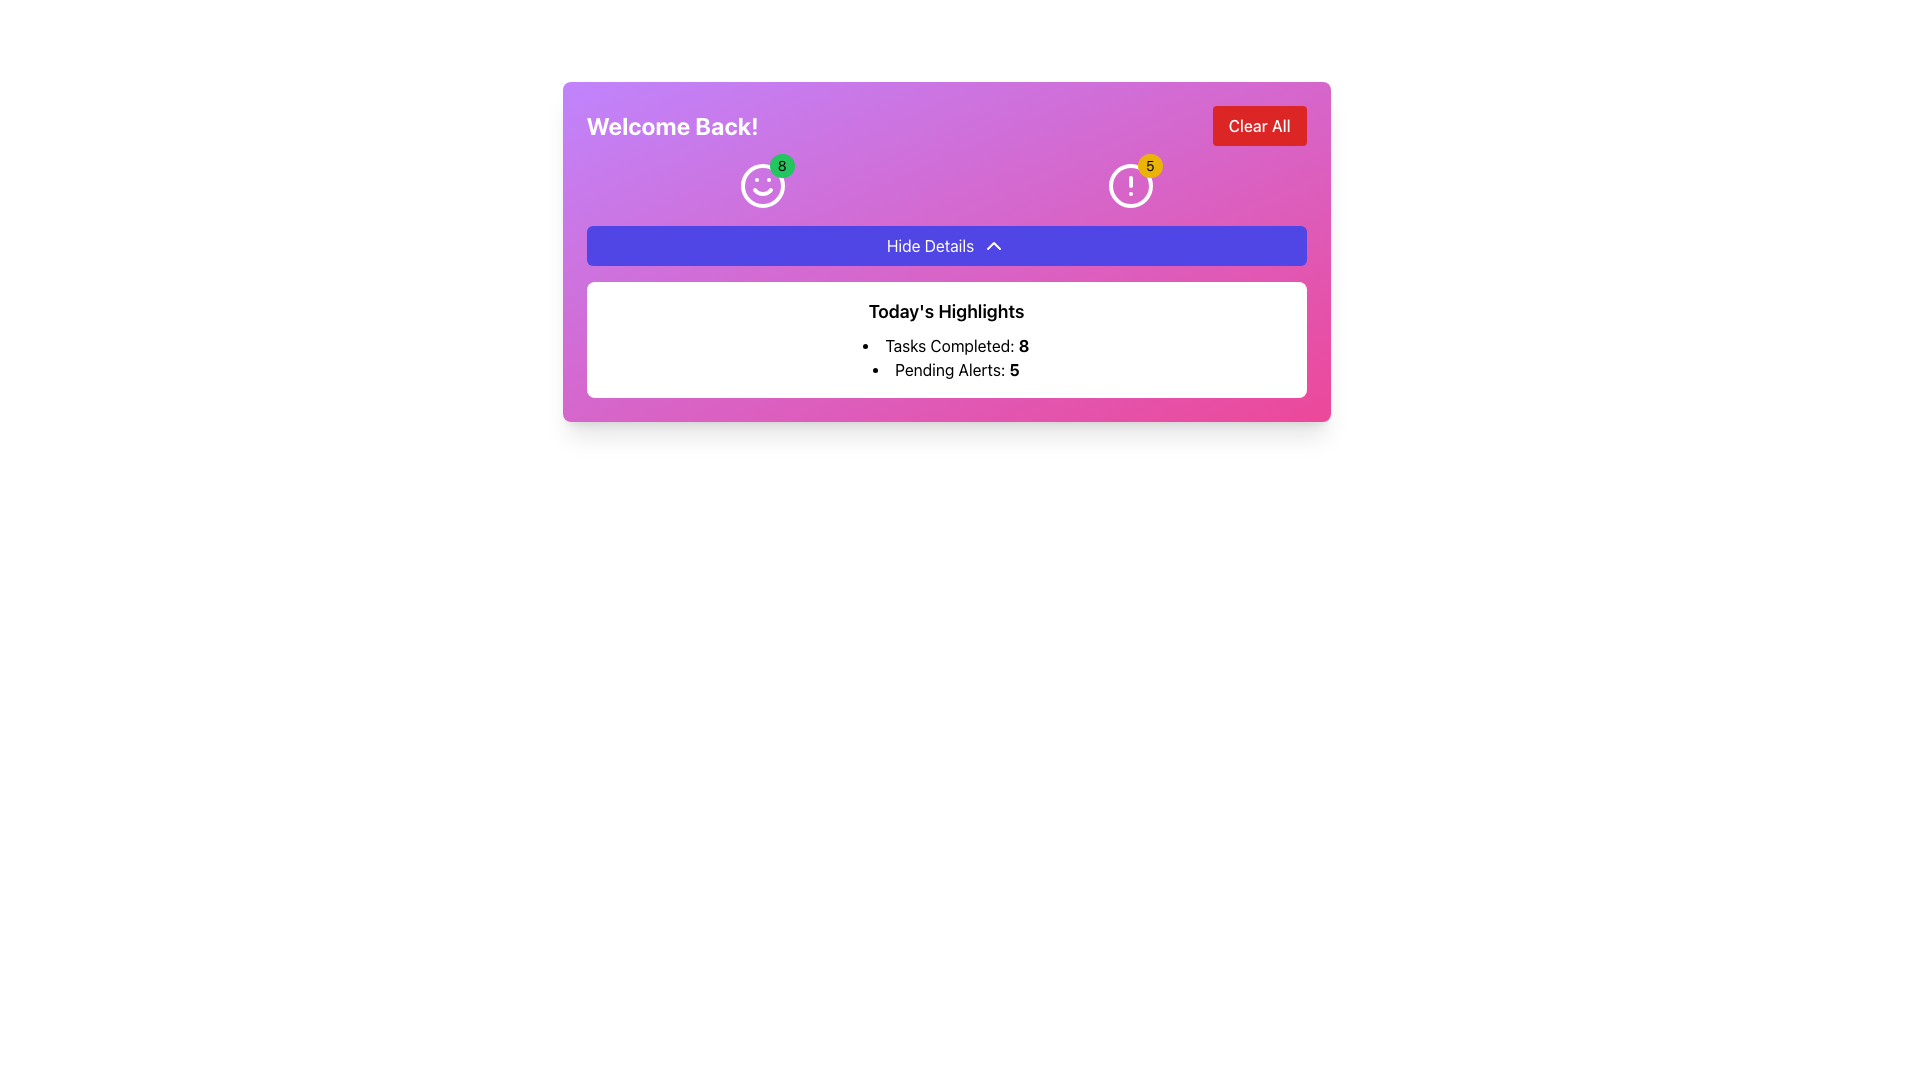 The height and width of the screenshot is (1080, 1920). What do you see at coordinates (994, 245) in the screenshot?
I see `the small upward-facing chevron icon adjacent to the 'Hide Details' text, which is part of a button in a blue background area` at bounding box center [994, 245].